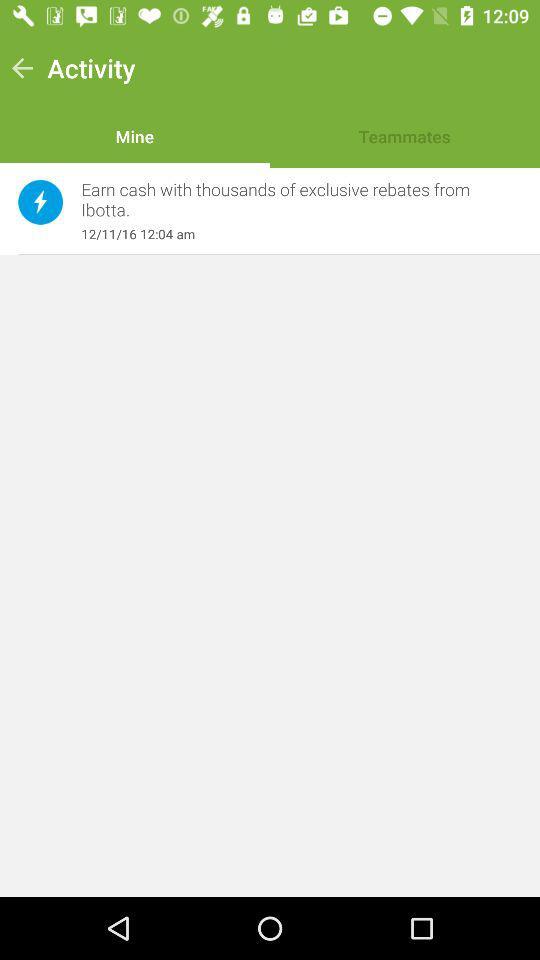 This screenshot has width=540, height=960. What do you see at coordinates (290, 234) in the screenshot?
I see `the 12 11 16` at bounding box center [290, 234].